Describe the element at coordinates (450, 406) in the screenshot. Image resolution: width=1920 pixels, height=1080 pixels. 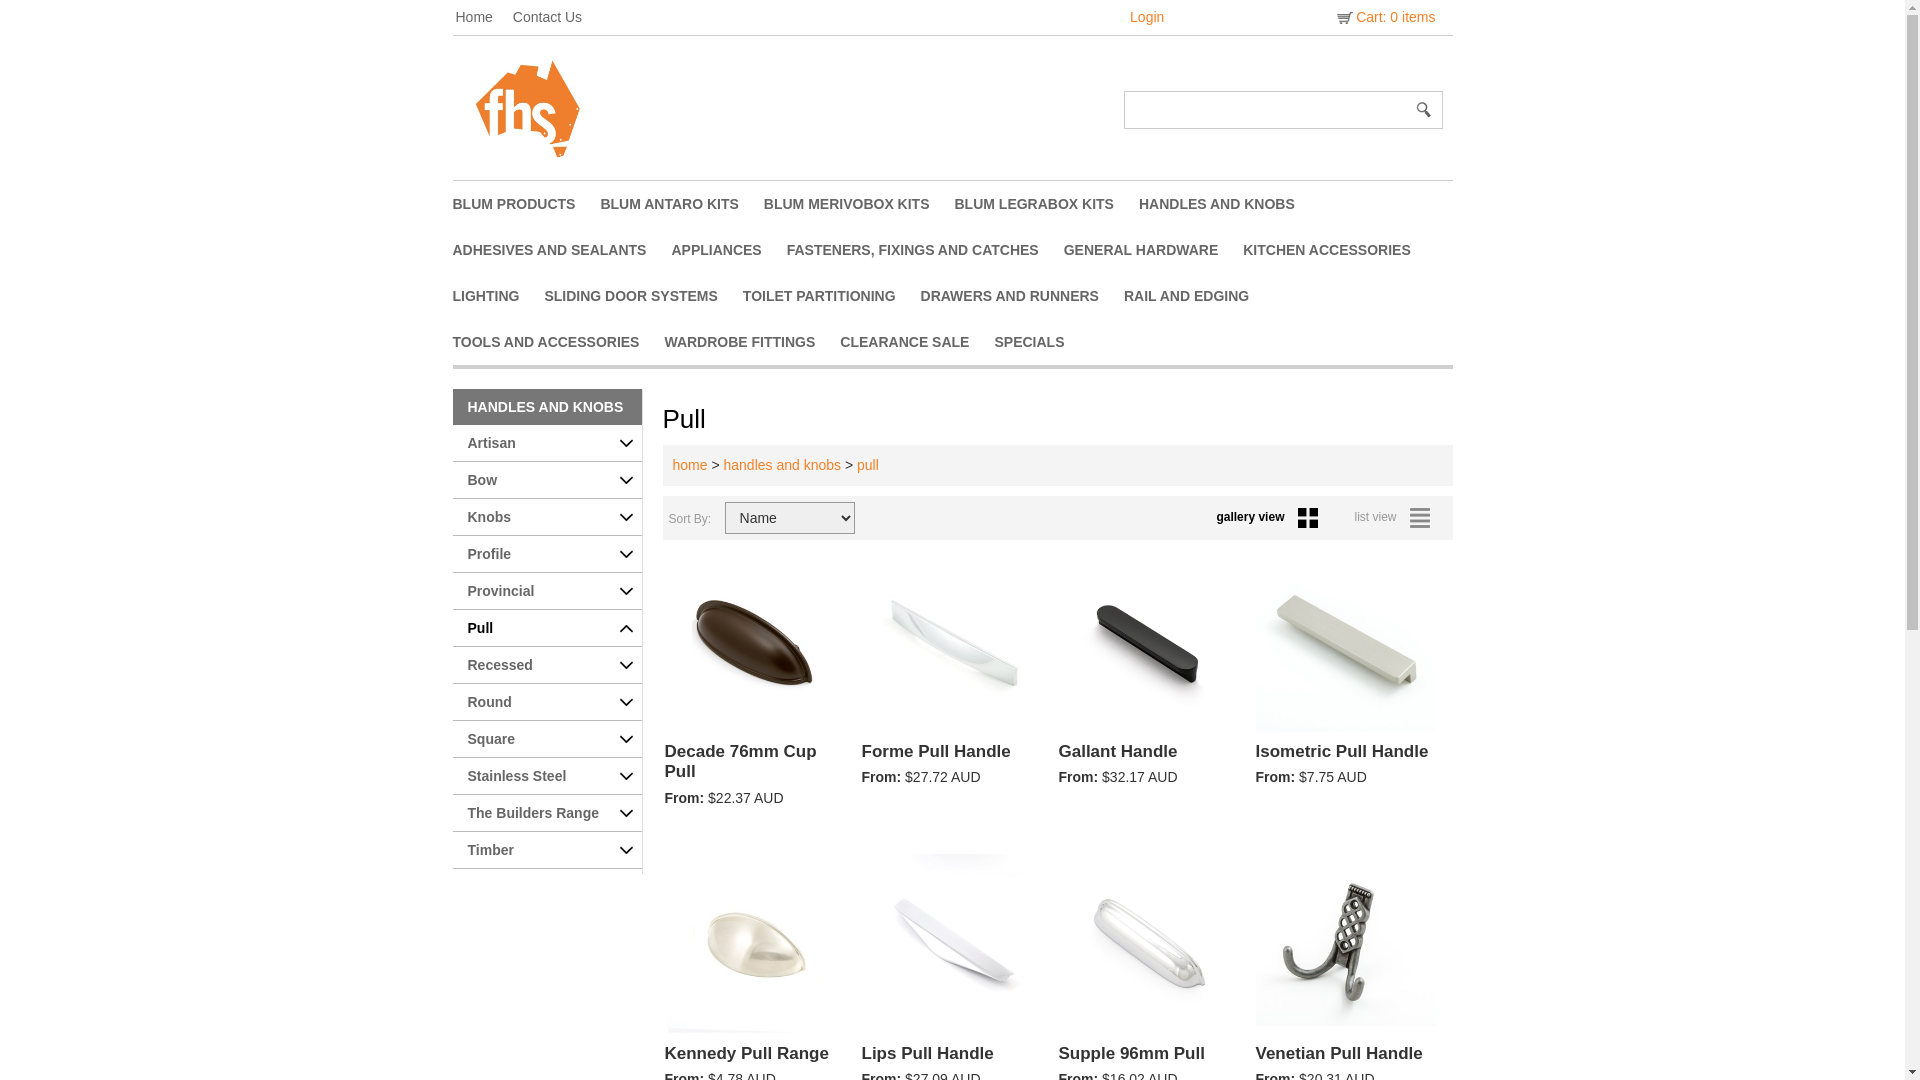
I see `'HANDLES AND KNOBS'` at that location.